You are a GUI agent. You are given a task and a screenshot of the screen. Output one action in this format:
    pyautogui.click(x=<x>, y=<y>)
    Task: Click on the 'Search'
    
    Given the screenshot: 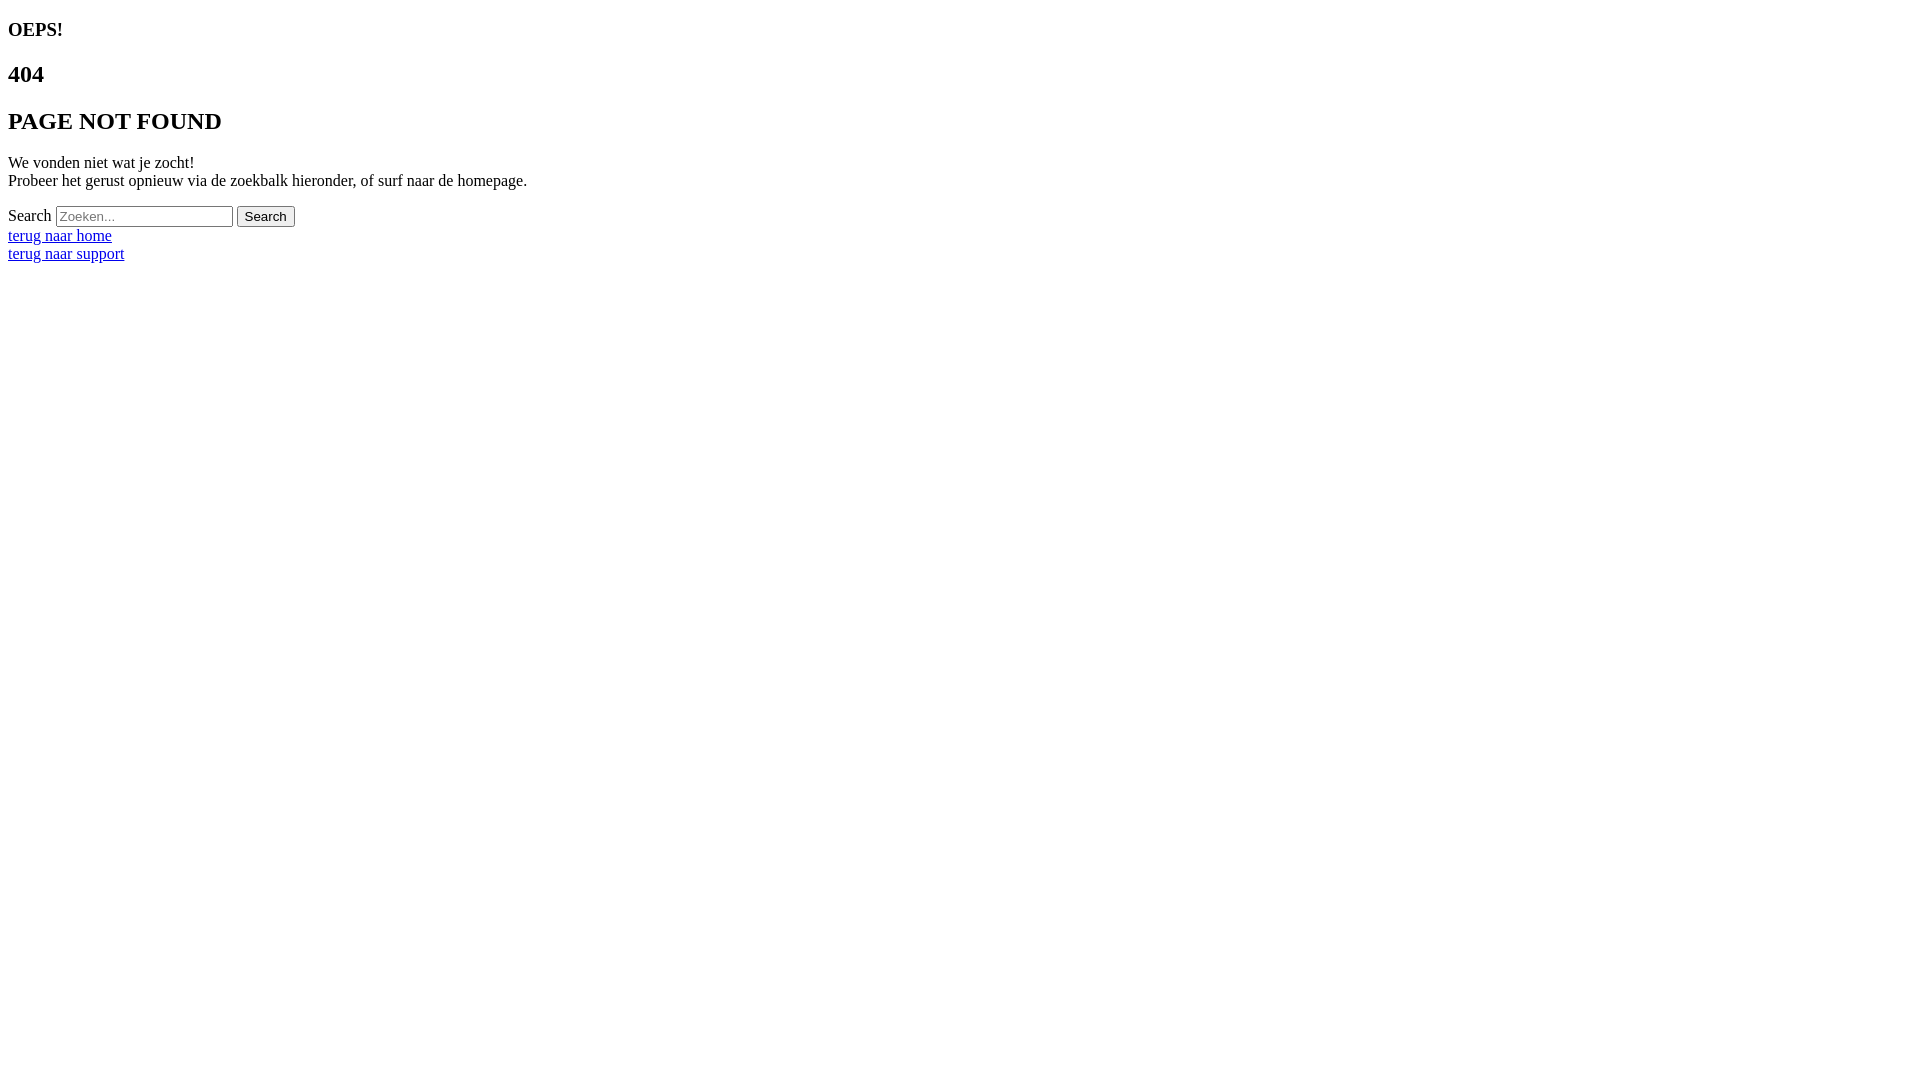 What is the action you would take?
    pyautogui.click(x=264, y=216)
    